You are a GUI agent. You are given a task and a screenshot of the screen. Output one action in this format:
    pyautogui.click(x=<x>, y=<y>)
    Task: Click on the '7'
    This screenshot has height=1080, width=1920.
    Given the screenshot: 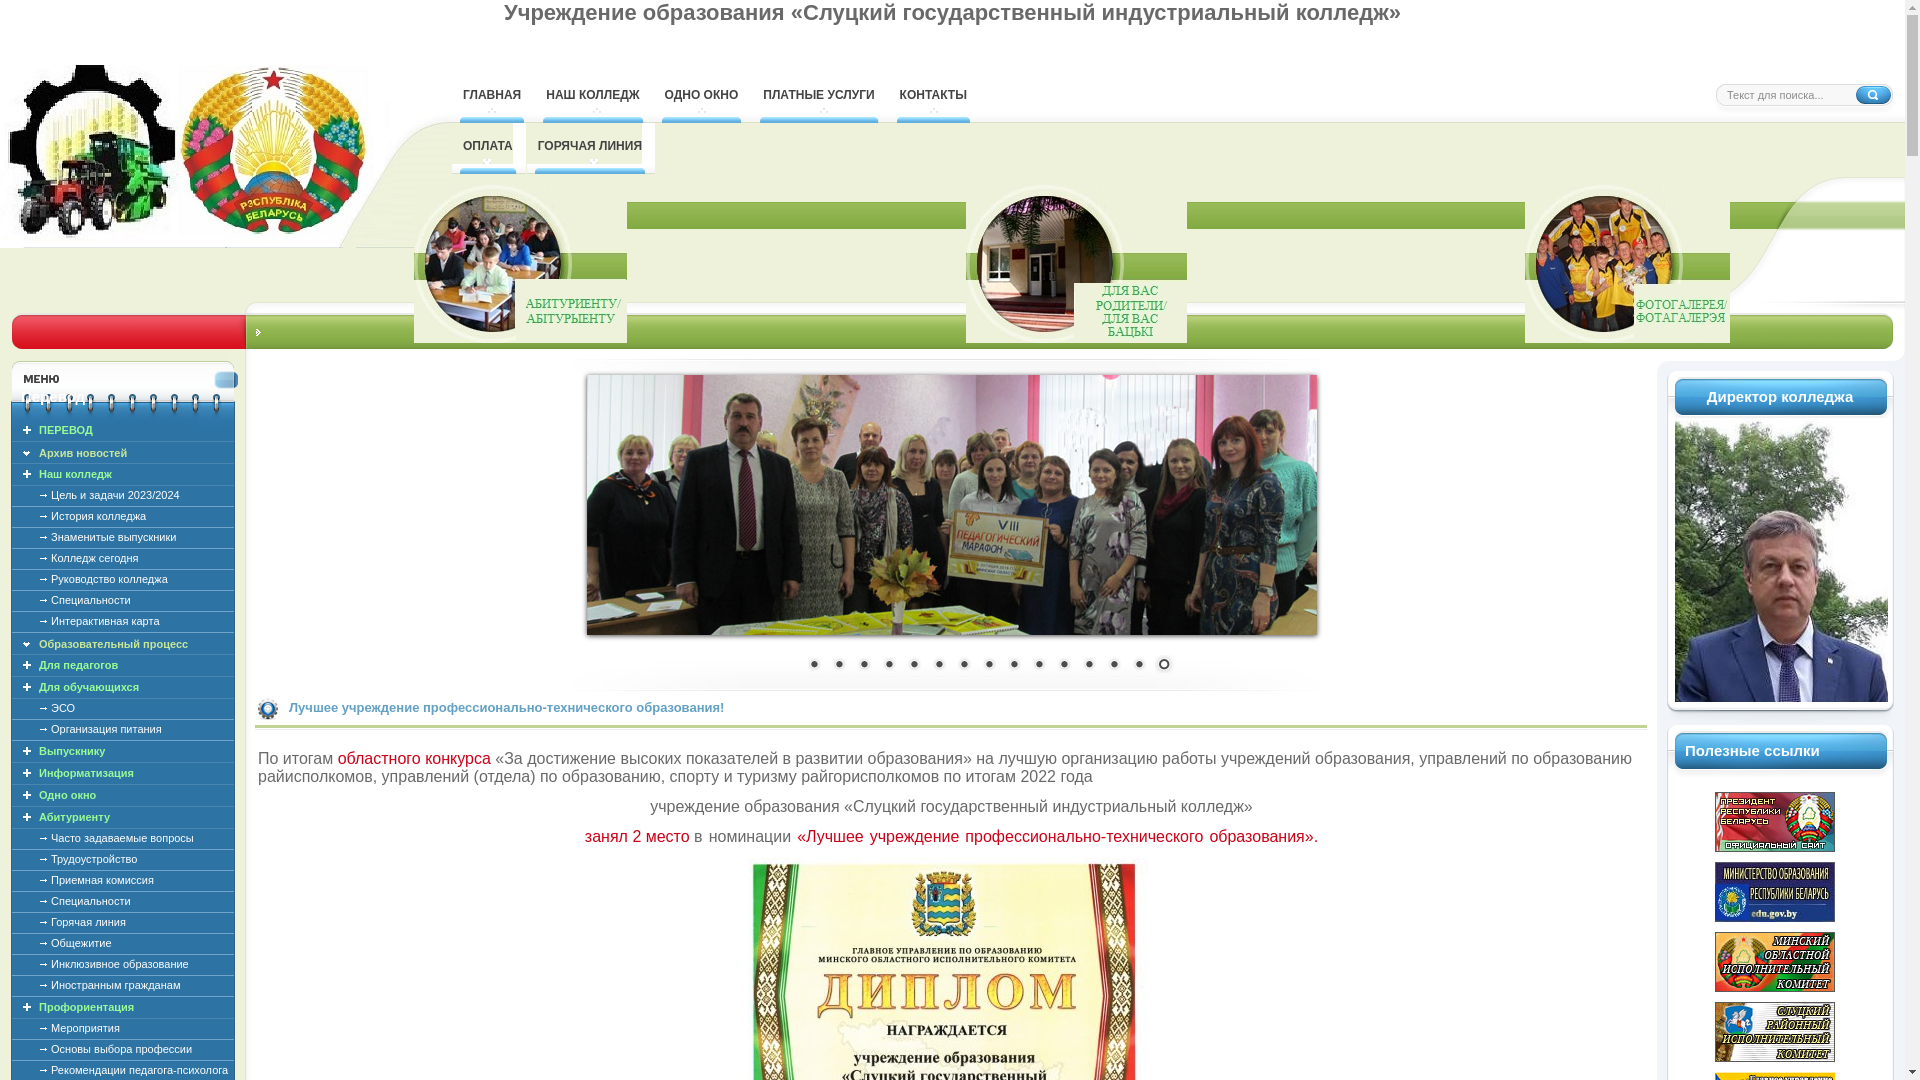 What is the action you would take?
    pyautogui.click(x=963, y=666)
    